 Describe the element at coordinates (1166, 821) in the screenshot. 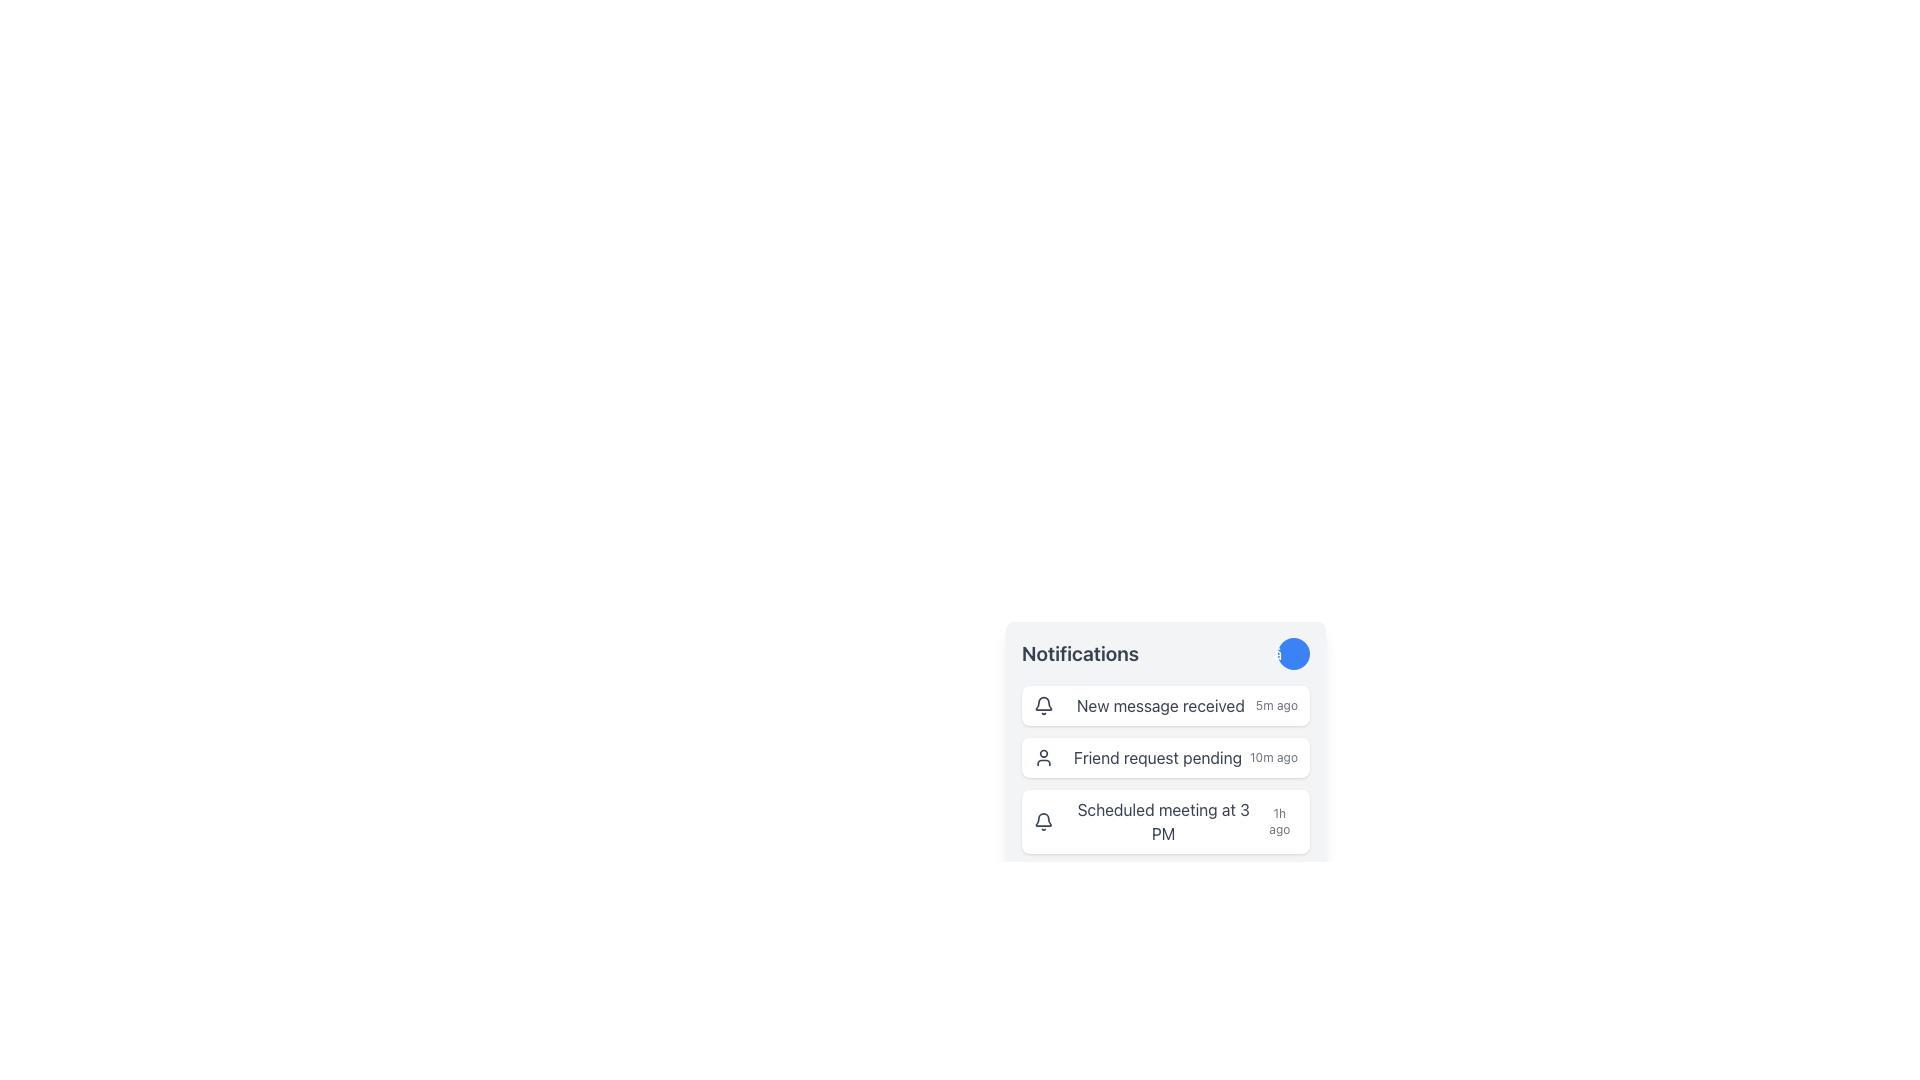

I see `Notification card displaying a scheduled meeting at 3 PM, which is the third entry in the list of notifications` at that location.